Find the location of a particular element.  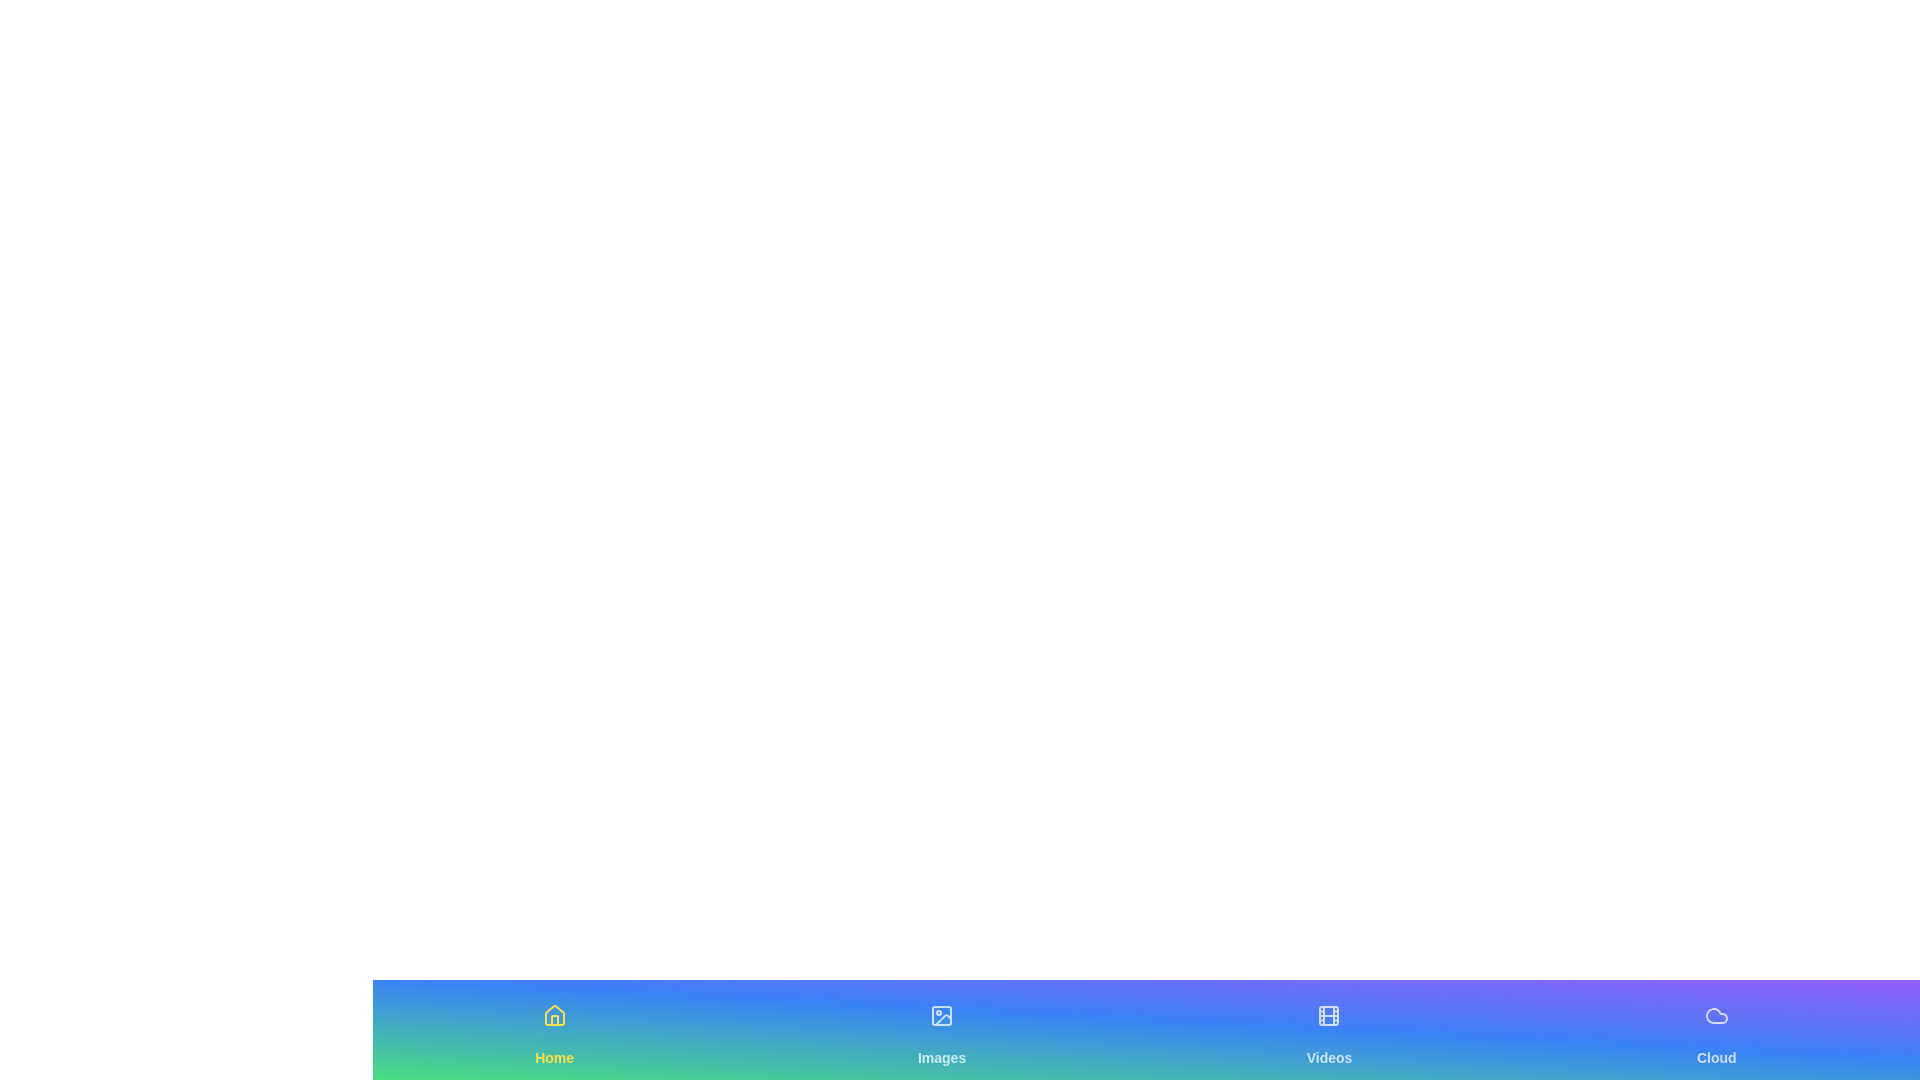

the Cloud navigation tab to switch views is located at coordinates (1715, 1029).